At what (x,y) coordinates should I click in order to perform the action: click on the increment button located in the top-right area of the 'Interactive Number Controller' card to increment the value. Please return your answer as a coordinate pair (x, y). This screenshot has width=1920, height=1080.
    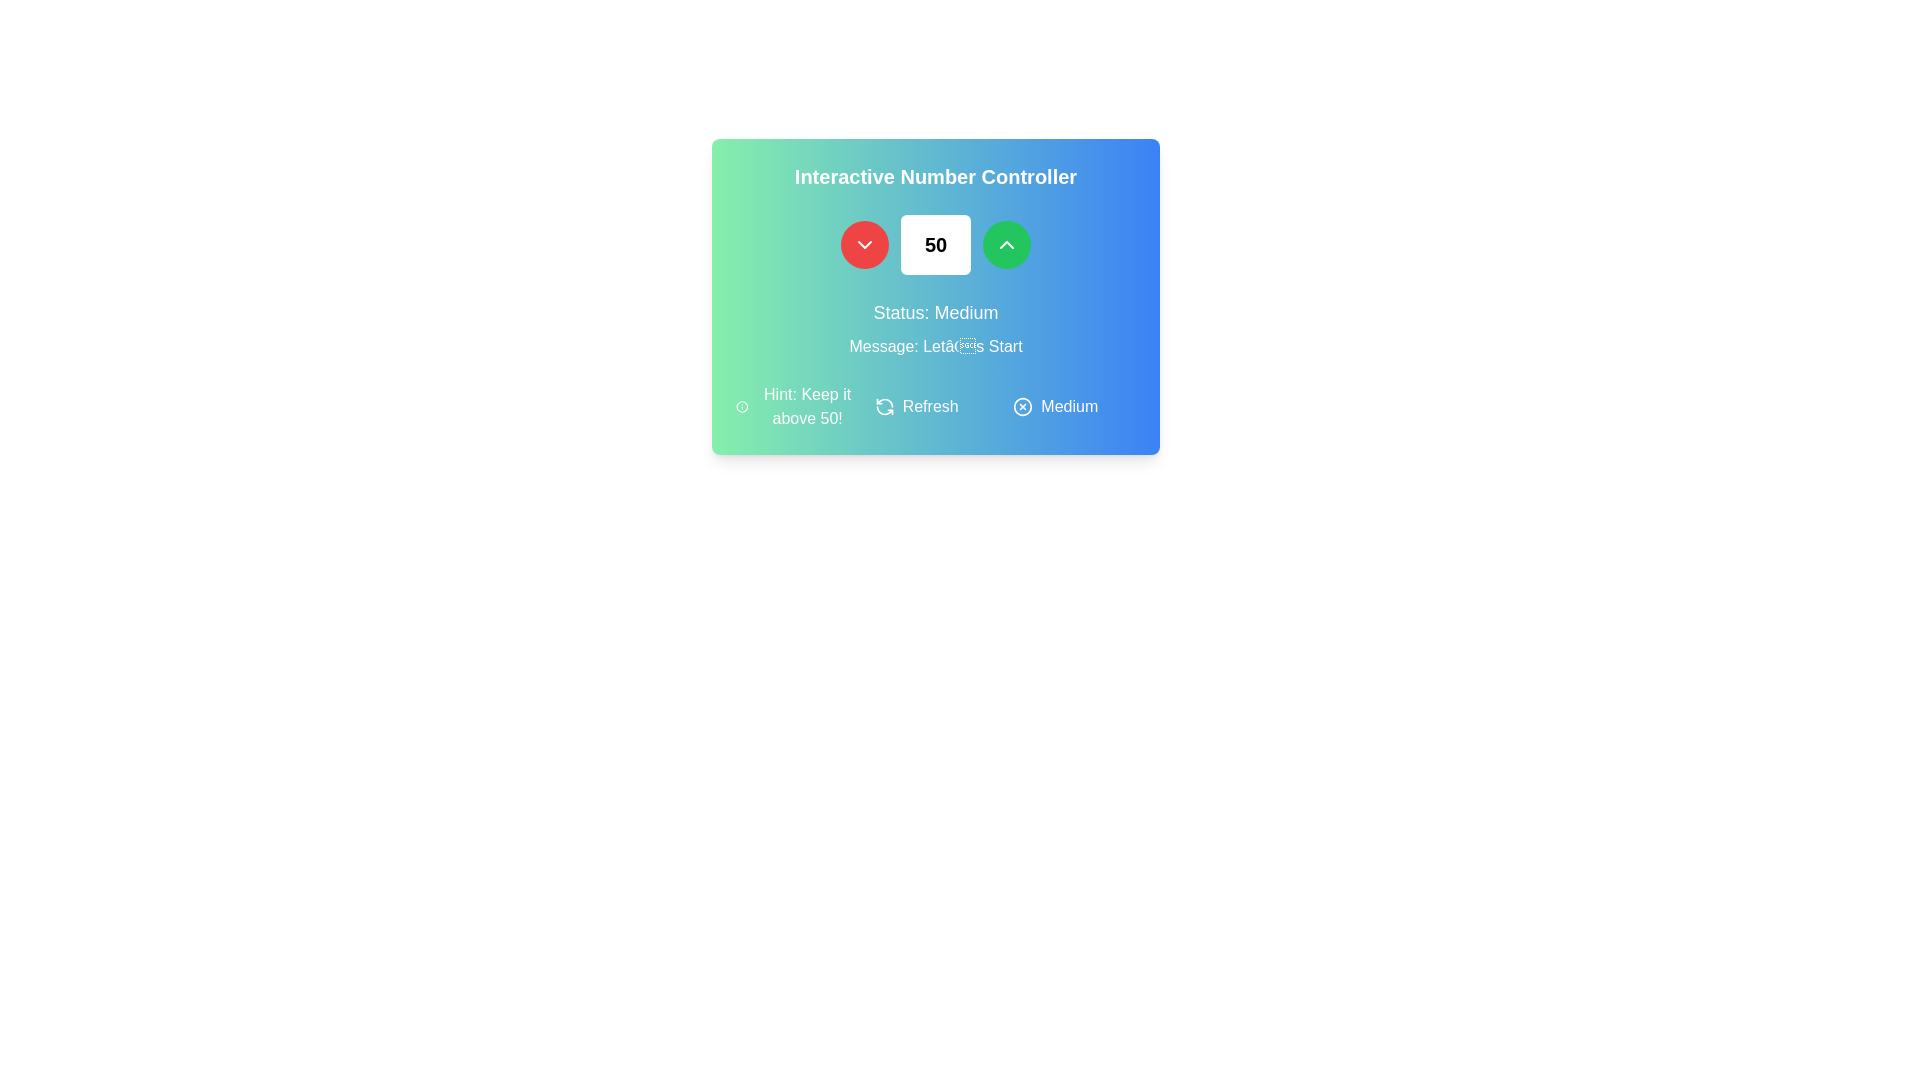
    Looking at the image, I should click on (1007, 244).